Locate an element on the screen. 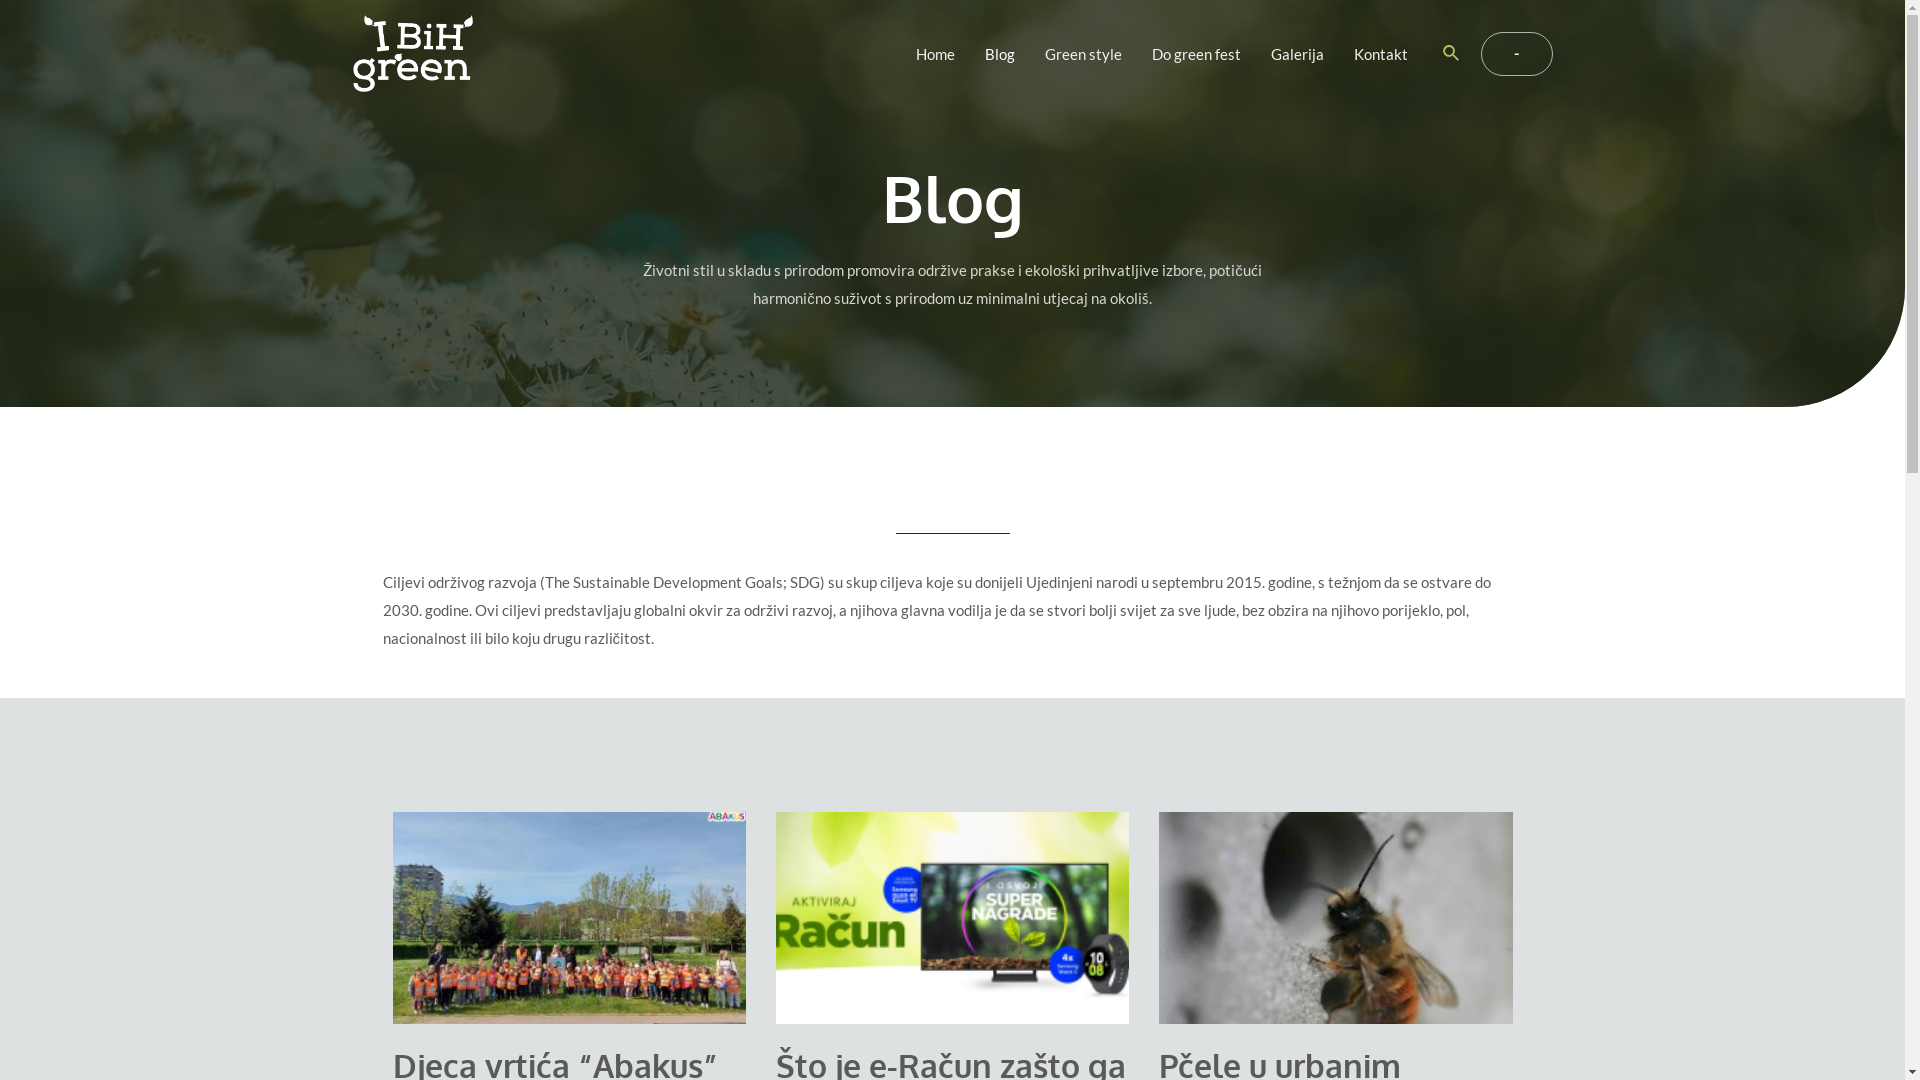 Image resolution: width=1920 pixels, height=1080 pixels. 'Home' is located at coordinates (934, 53).